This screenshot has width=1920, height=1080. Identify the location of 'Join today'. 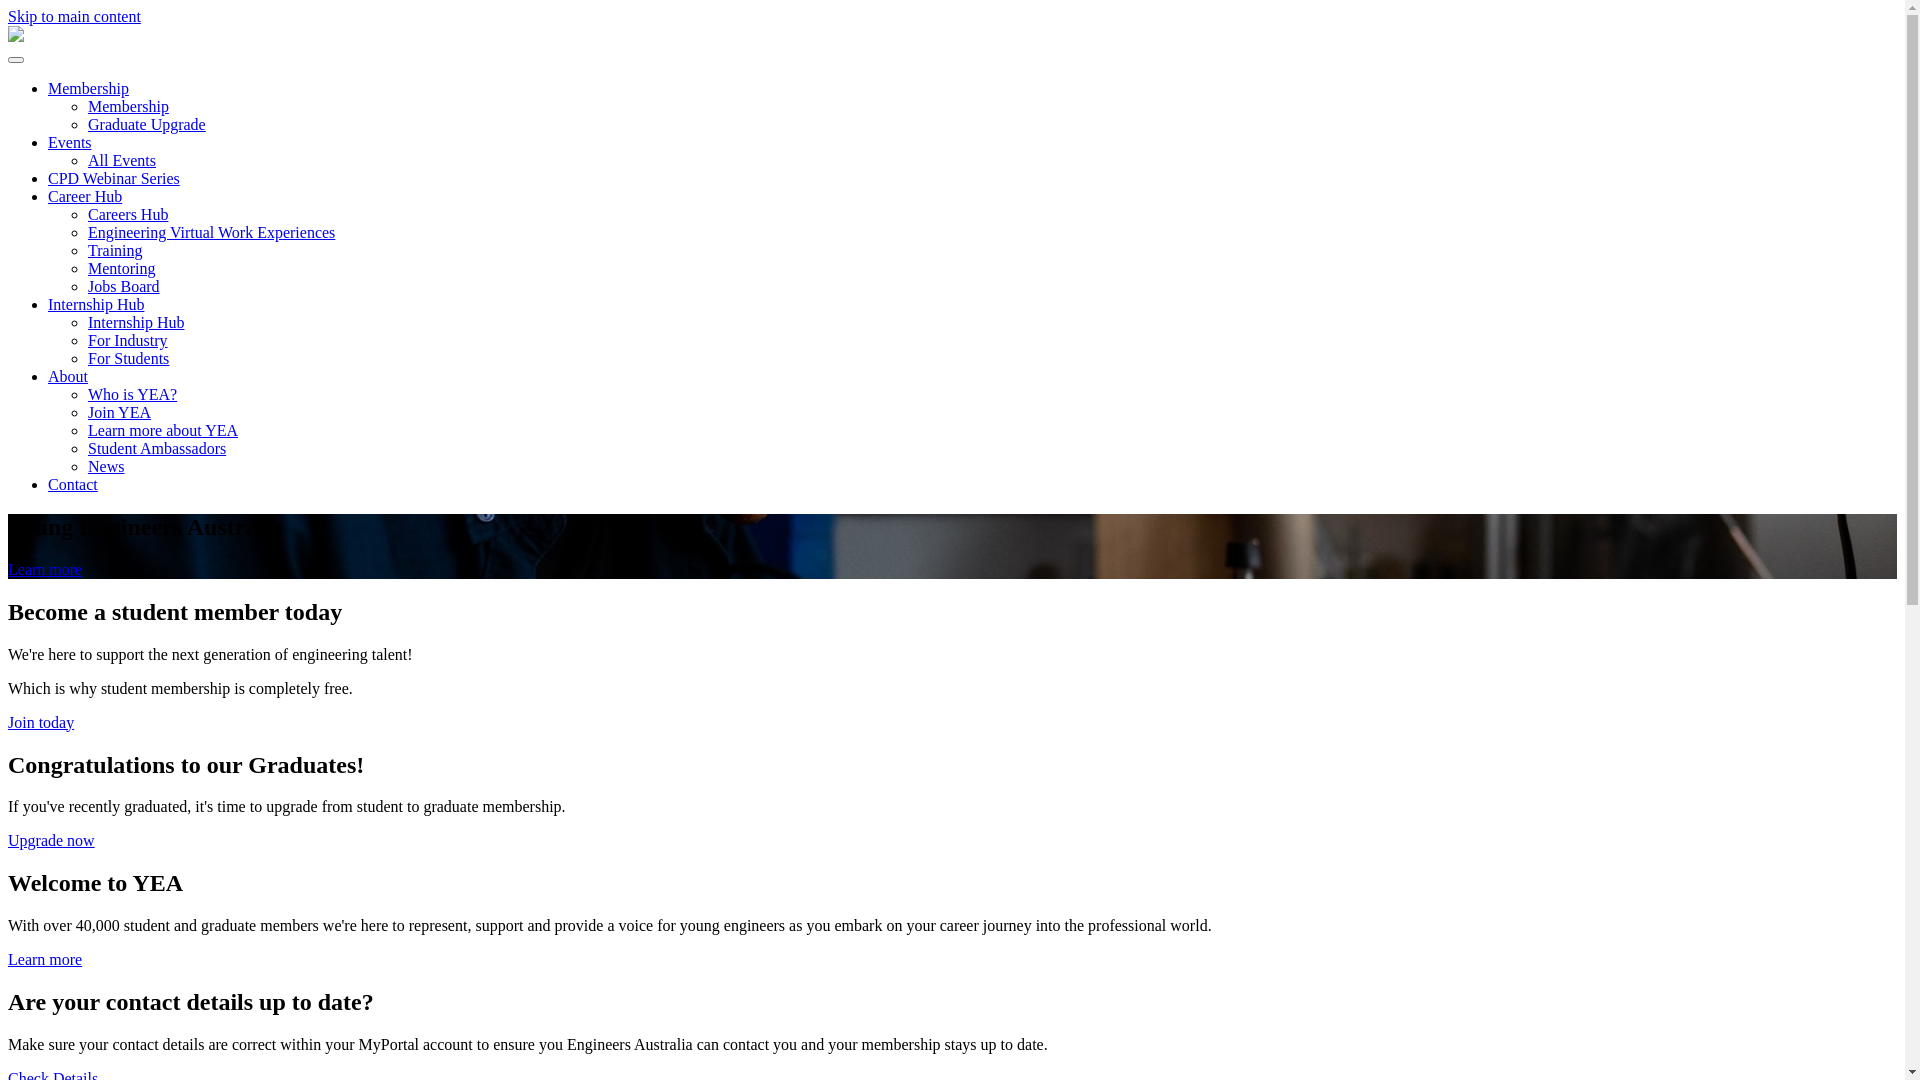
(41, 722).